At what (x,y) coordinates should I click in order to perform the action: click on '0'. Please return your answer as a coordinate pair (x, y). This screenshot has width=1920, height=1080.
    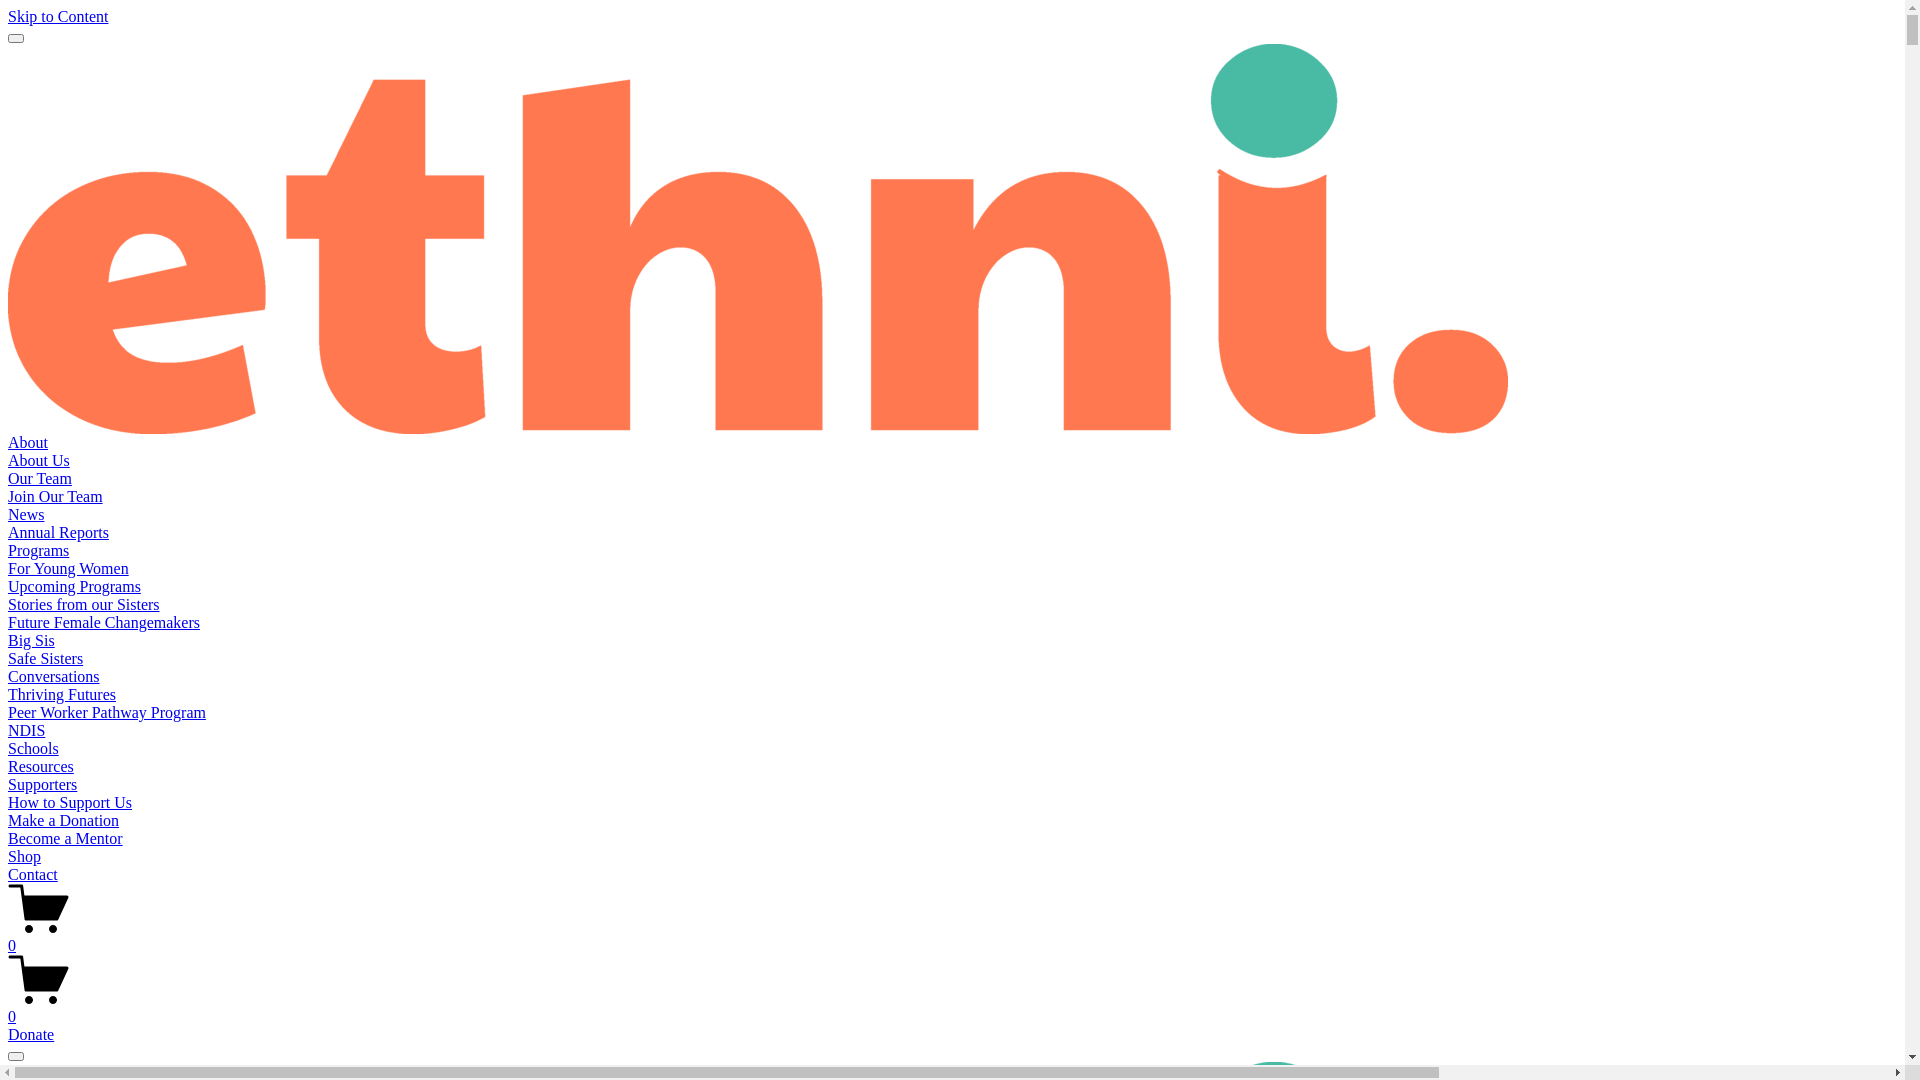
    Looking at the image, I should click on (951, 937).